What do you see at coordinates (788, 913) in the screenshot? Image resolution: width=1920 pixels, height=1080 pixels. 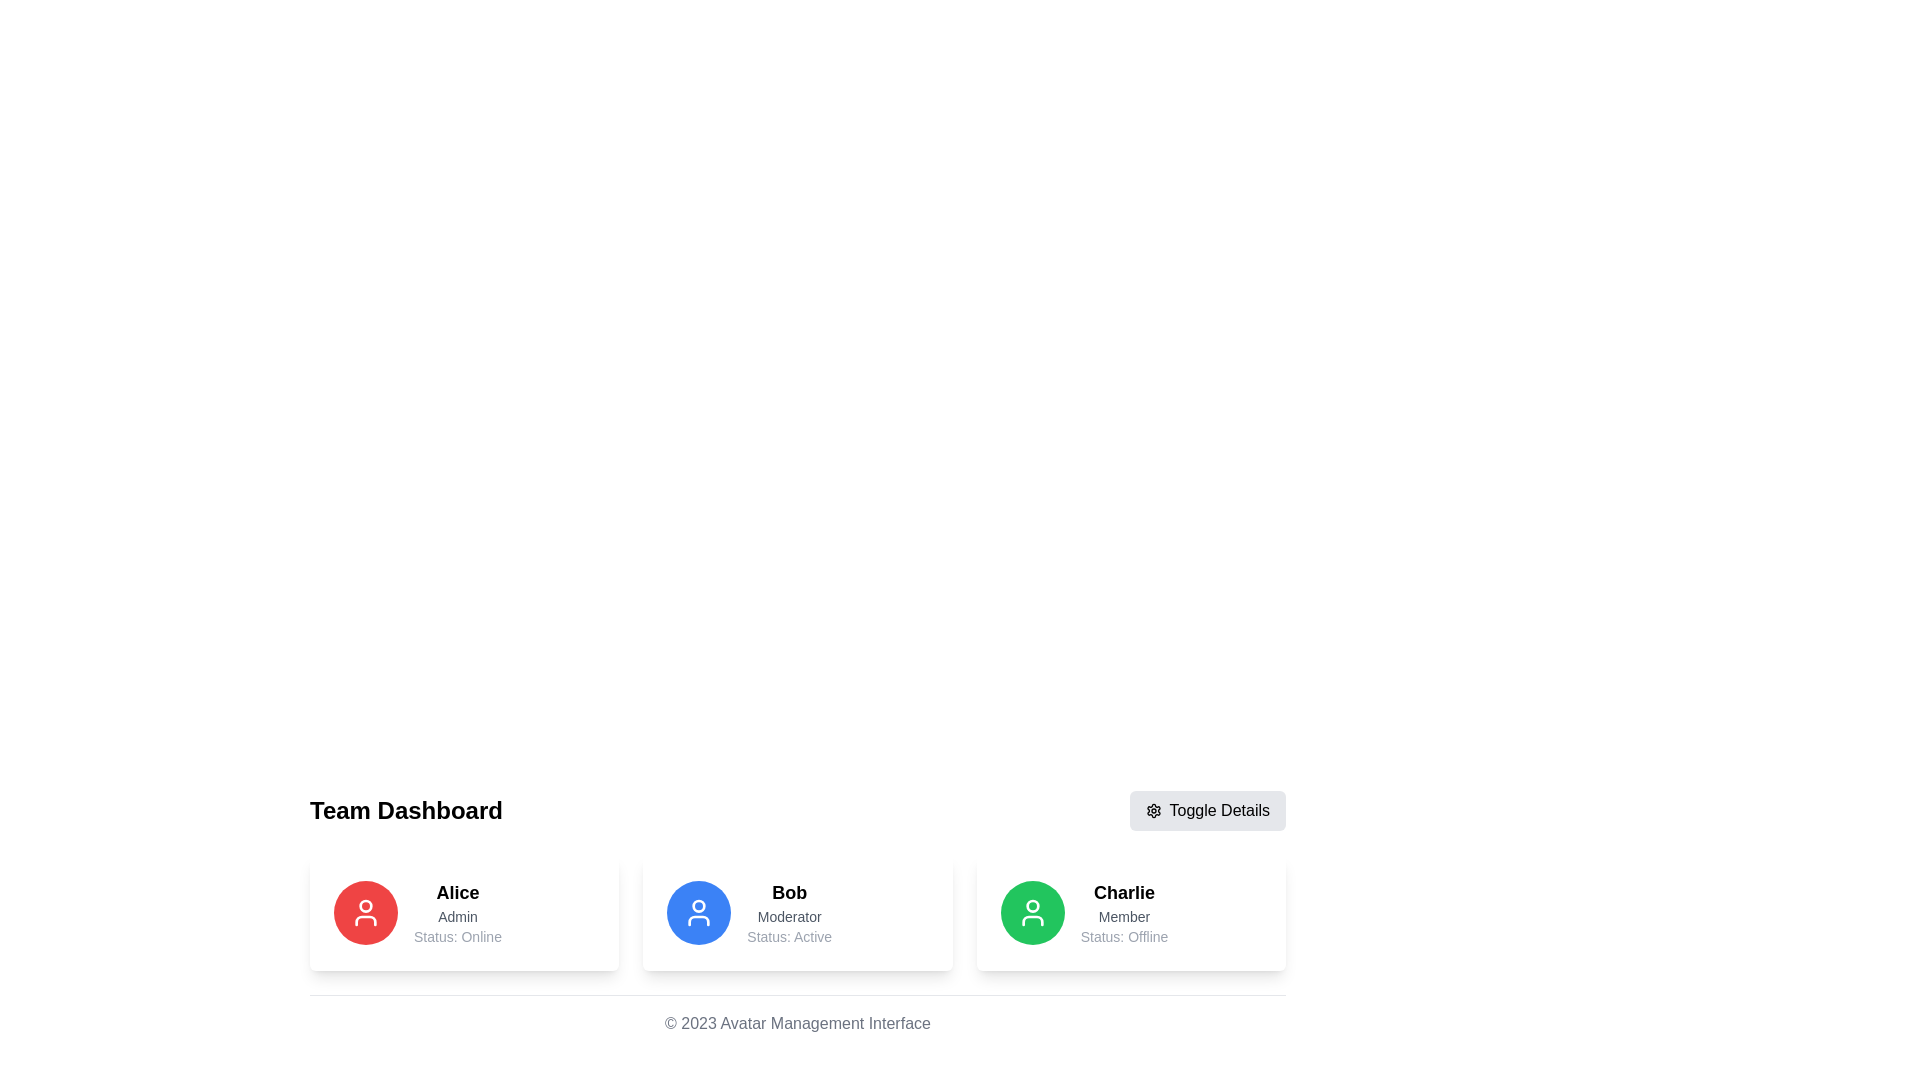 I see `the text block displaying 'Bob' in bold, 'Moderator' in smaller font, and 'Status: Active' in even lighter text, which is centered within Bob's profile card` at bounding box center [788, 913].